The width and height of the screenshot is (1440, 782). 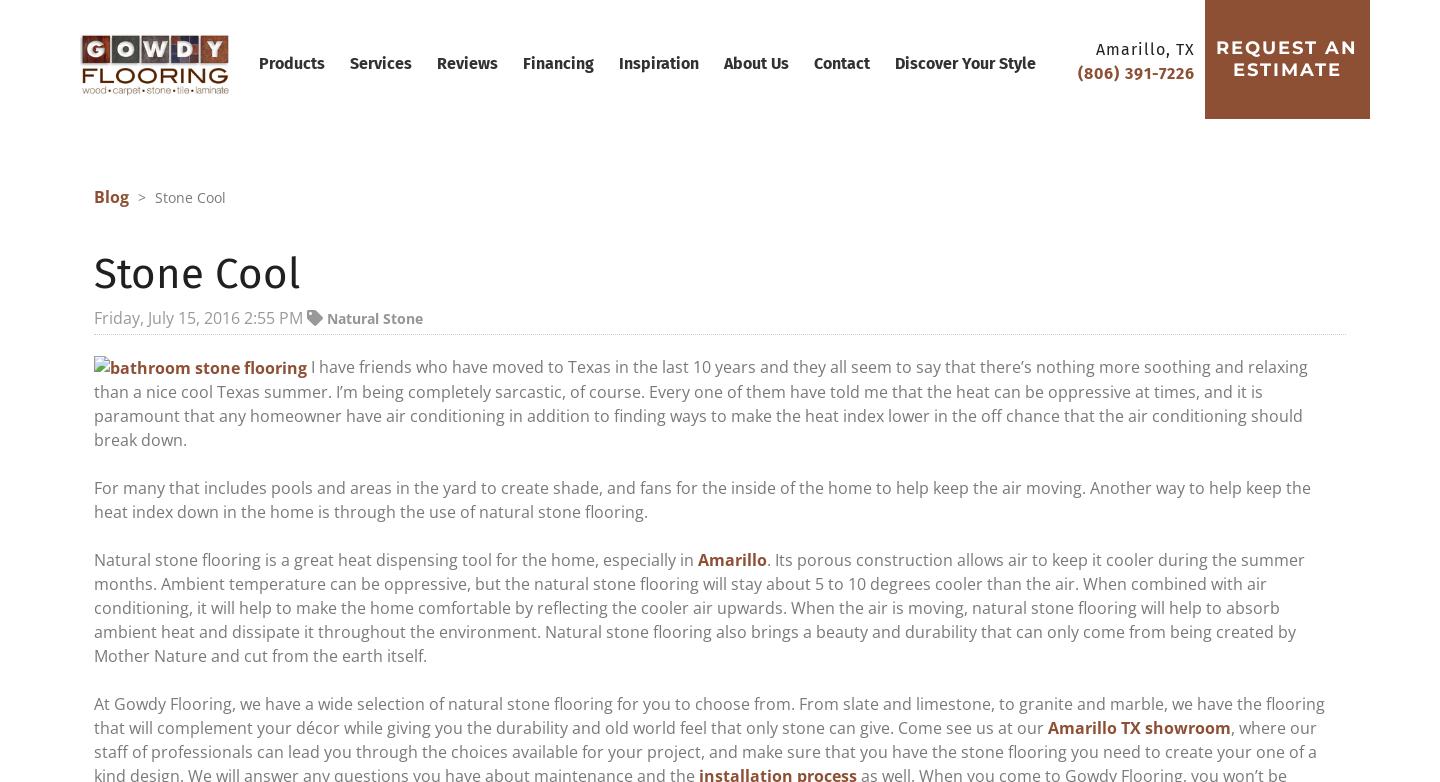 I want to click on 'Natural Stone', so click(x=881, y=269).